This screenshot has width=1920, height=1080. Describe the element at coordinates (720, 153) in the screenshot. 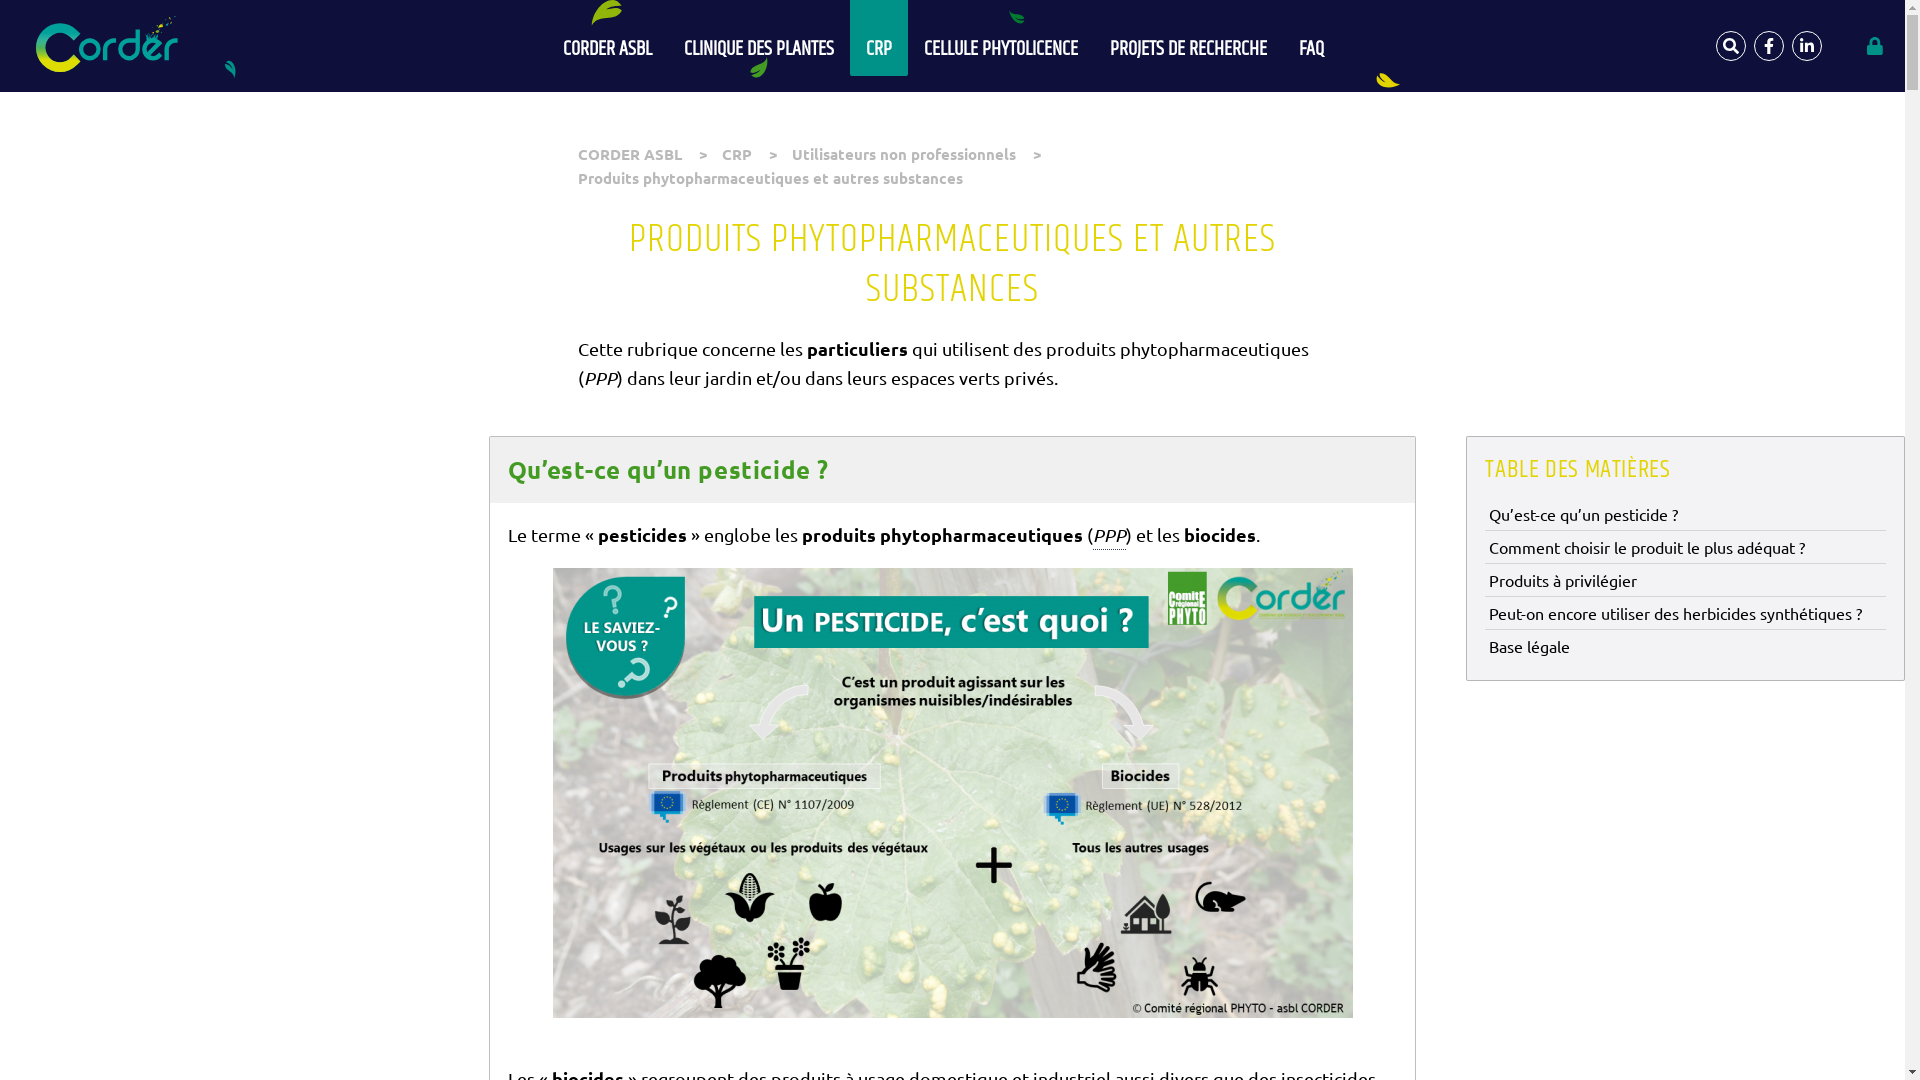

I see `'CRP'` at that location.